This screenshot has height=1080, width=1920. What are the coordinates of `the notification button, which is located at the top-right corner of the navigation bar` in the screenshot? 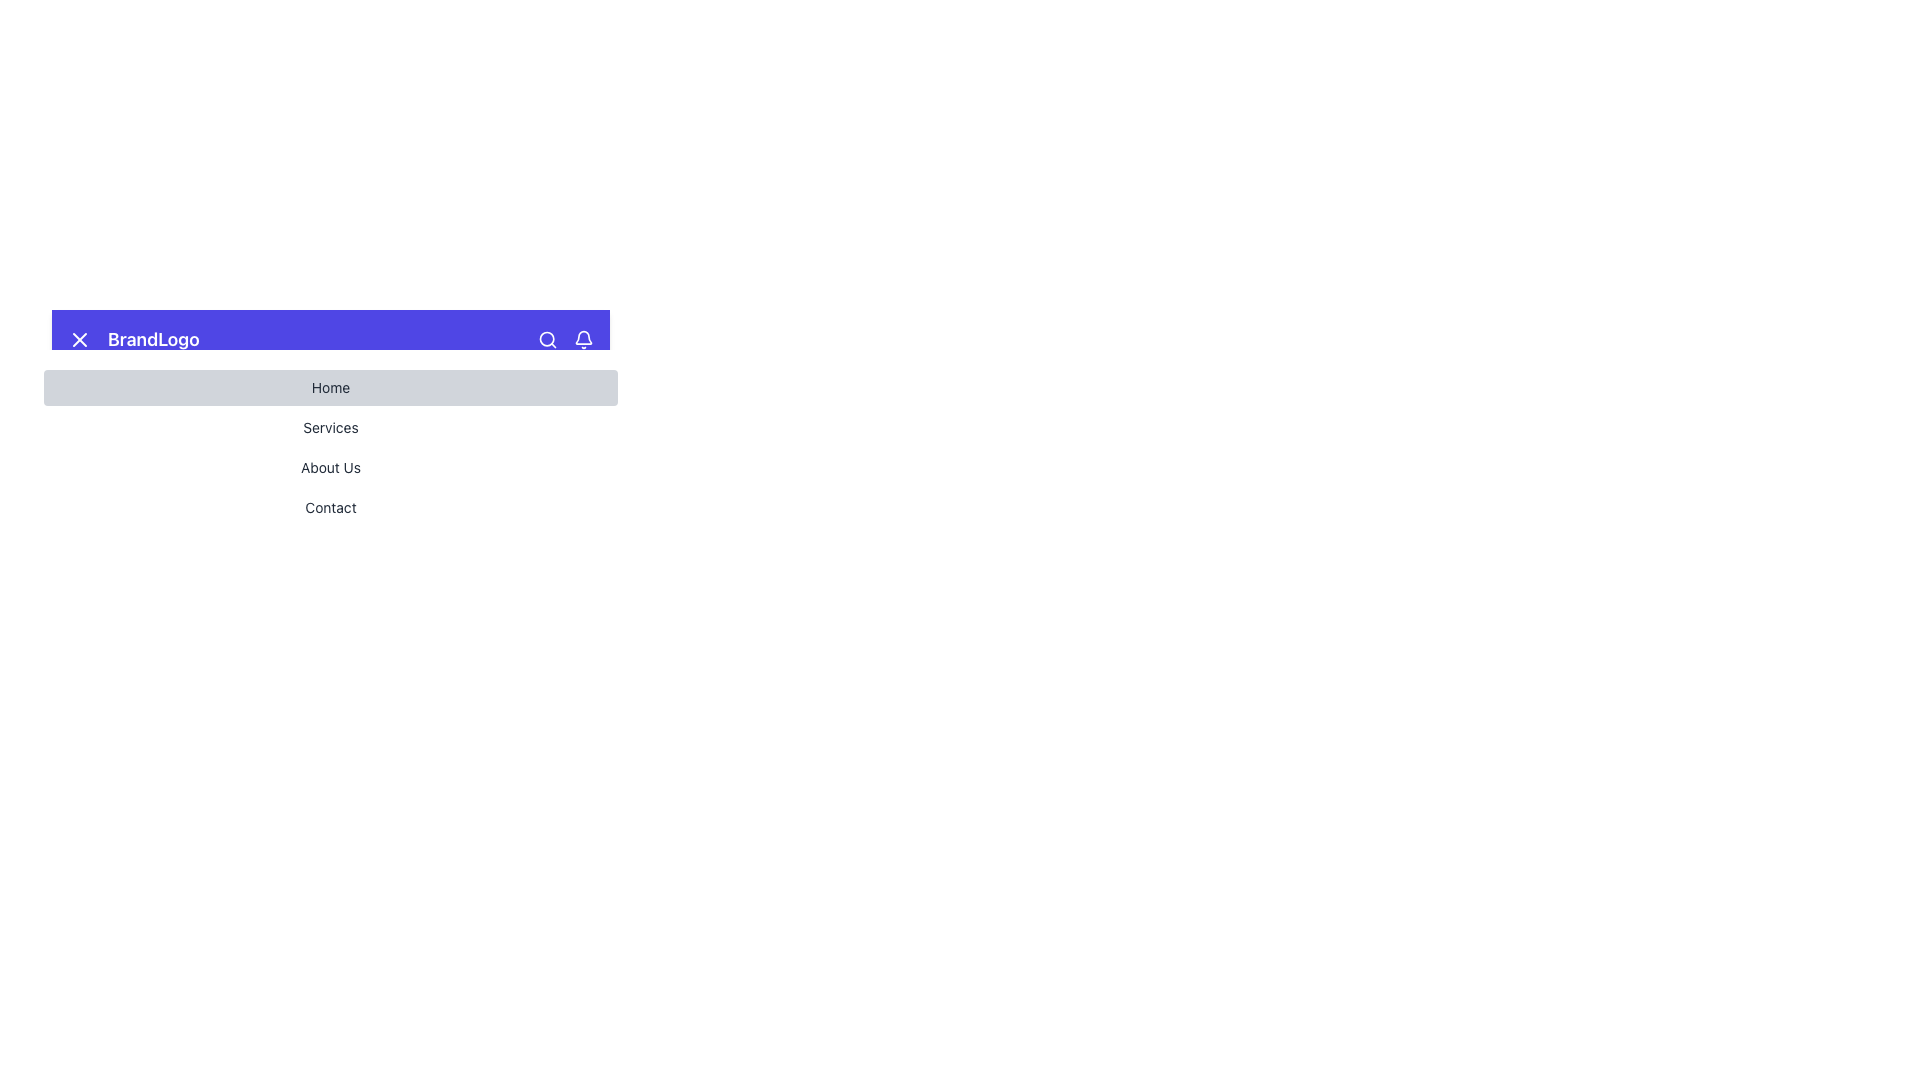 It's located at (583, 338).